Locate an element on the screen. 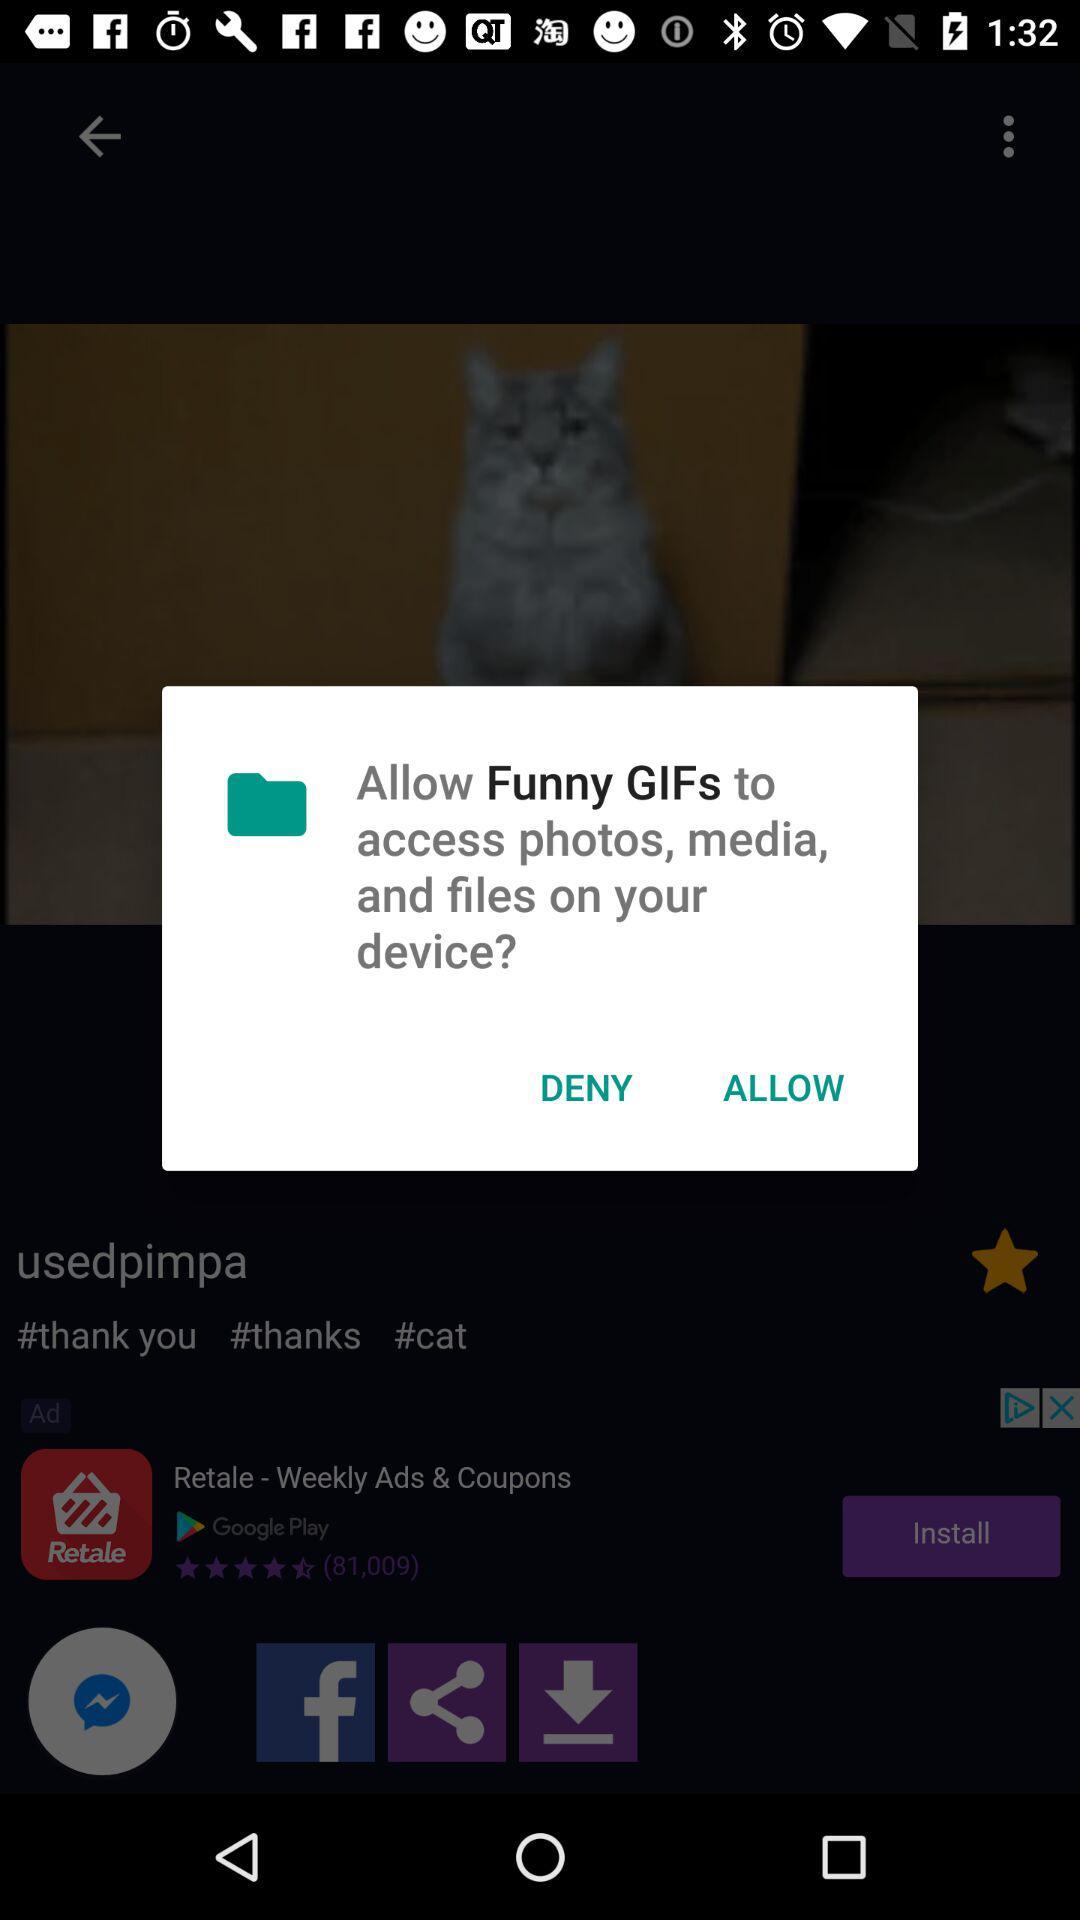 The width and height of the screenshot is (1080, 1920). the star icon is located at coordinates (1005, 1259).